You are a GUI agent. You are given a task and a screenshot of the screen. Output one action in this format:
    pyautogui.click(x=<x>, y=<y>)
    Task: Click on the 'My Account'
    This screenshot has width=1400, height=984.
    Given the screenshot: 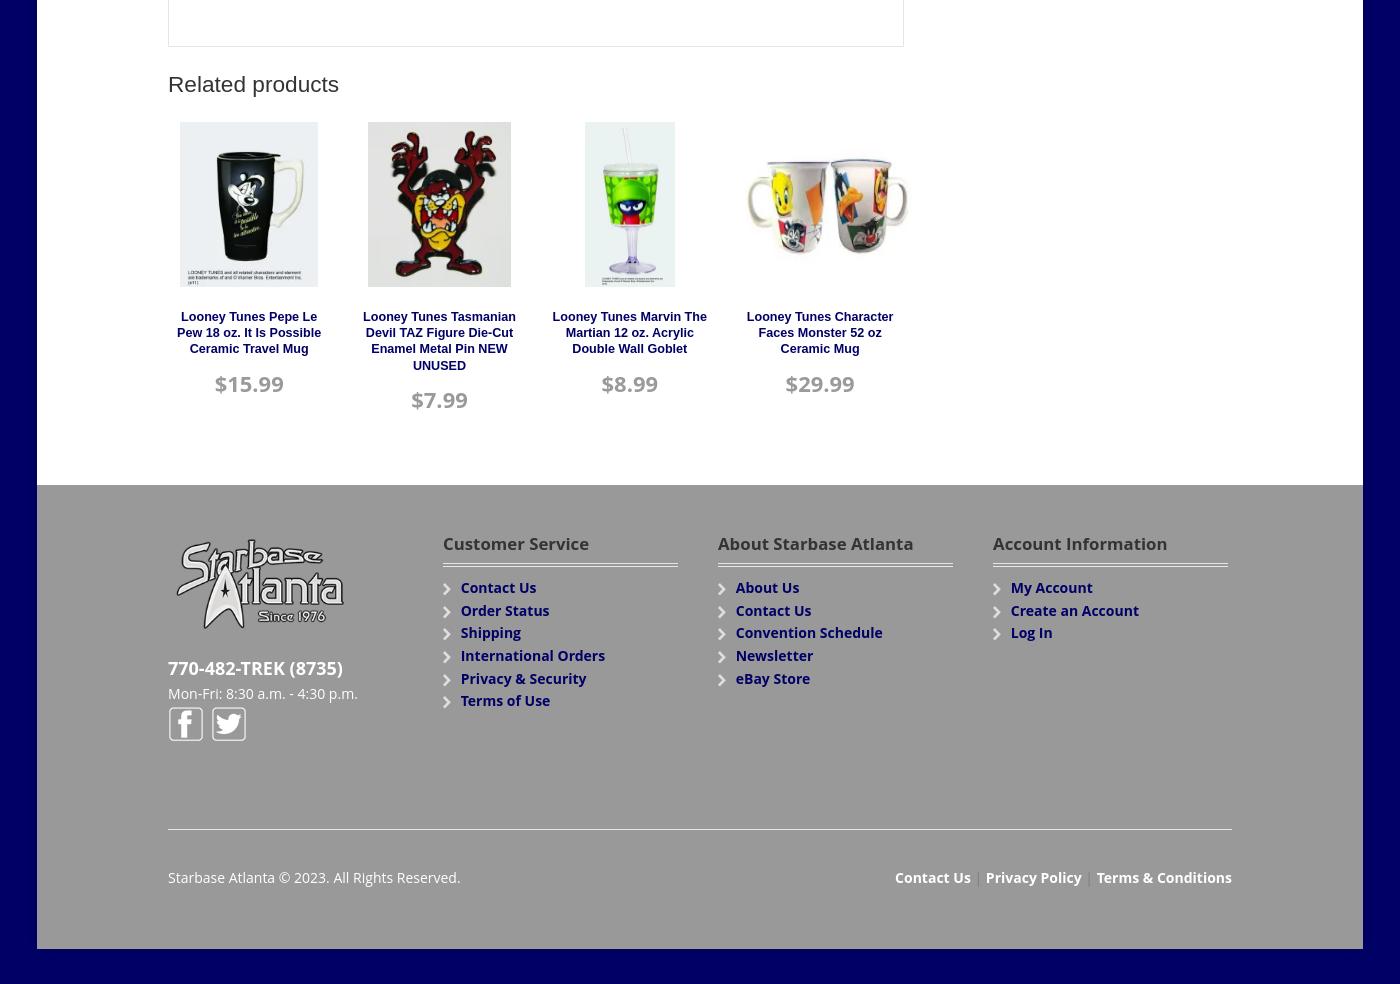 What is the action you would take?
    pyautogui.click(x=1050, y=586)
    